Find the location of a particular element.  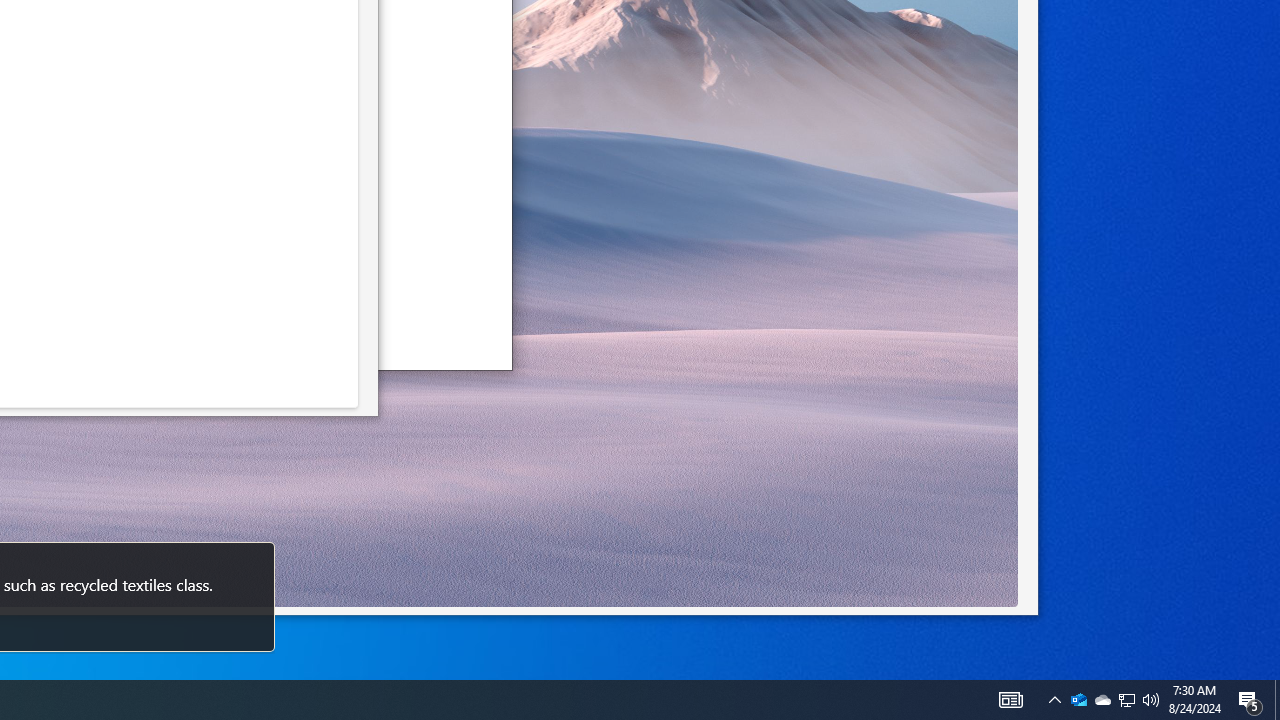

'Microsoft Outlook' is located at coordinates (1078, 698).